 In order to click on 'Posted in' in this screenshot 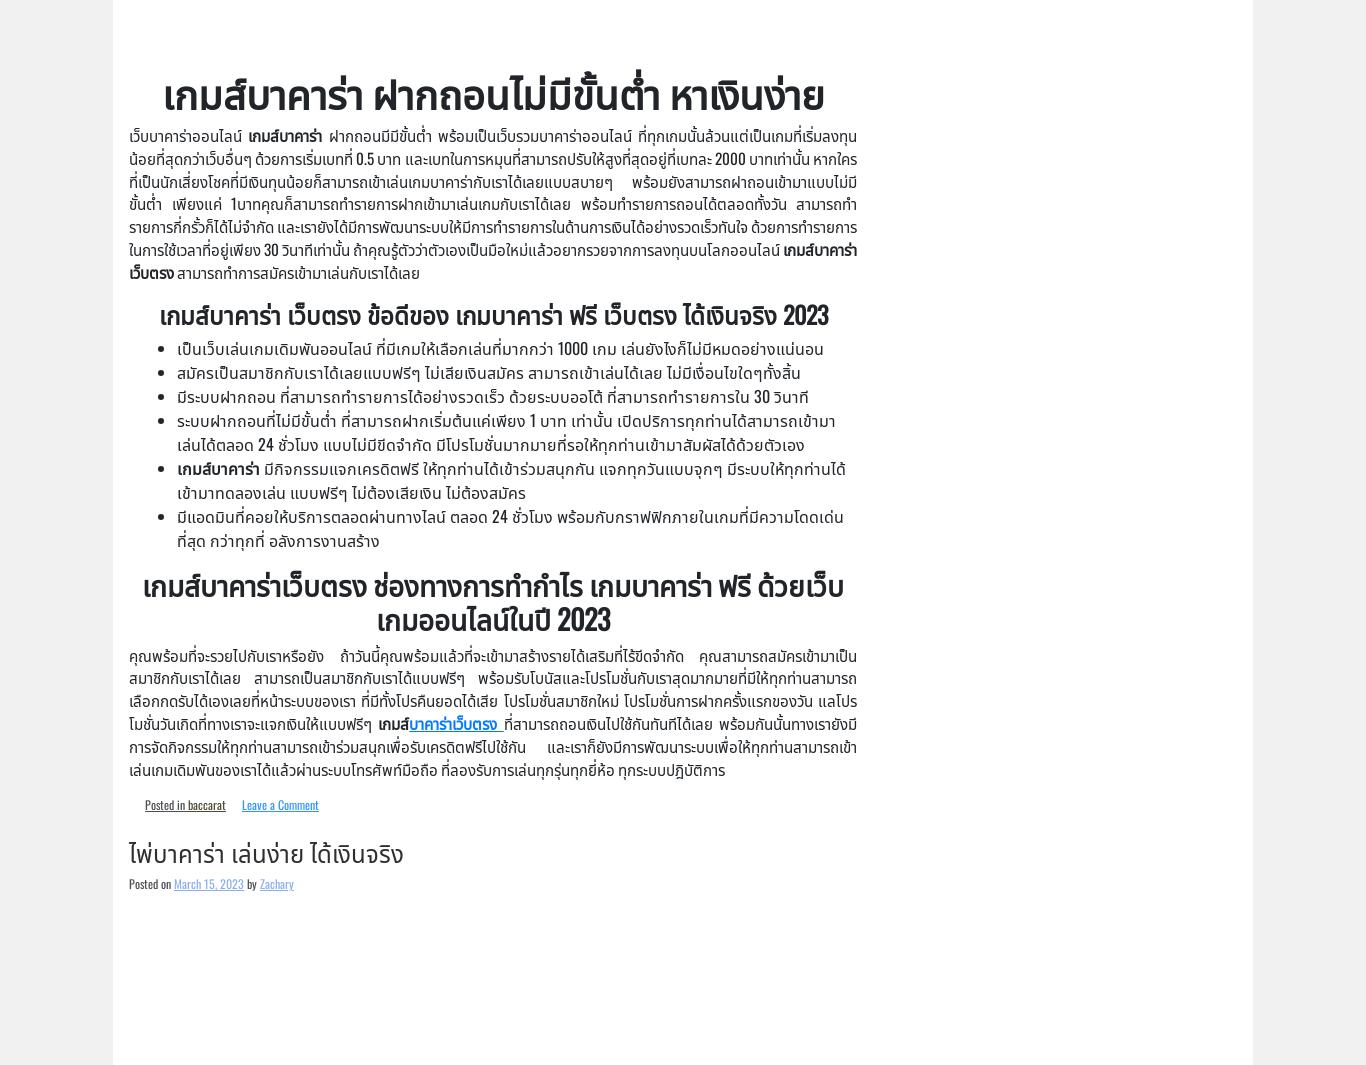, I will do `click(165, 804)`.